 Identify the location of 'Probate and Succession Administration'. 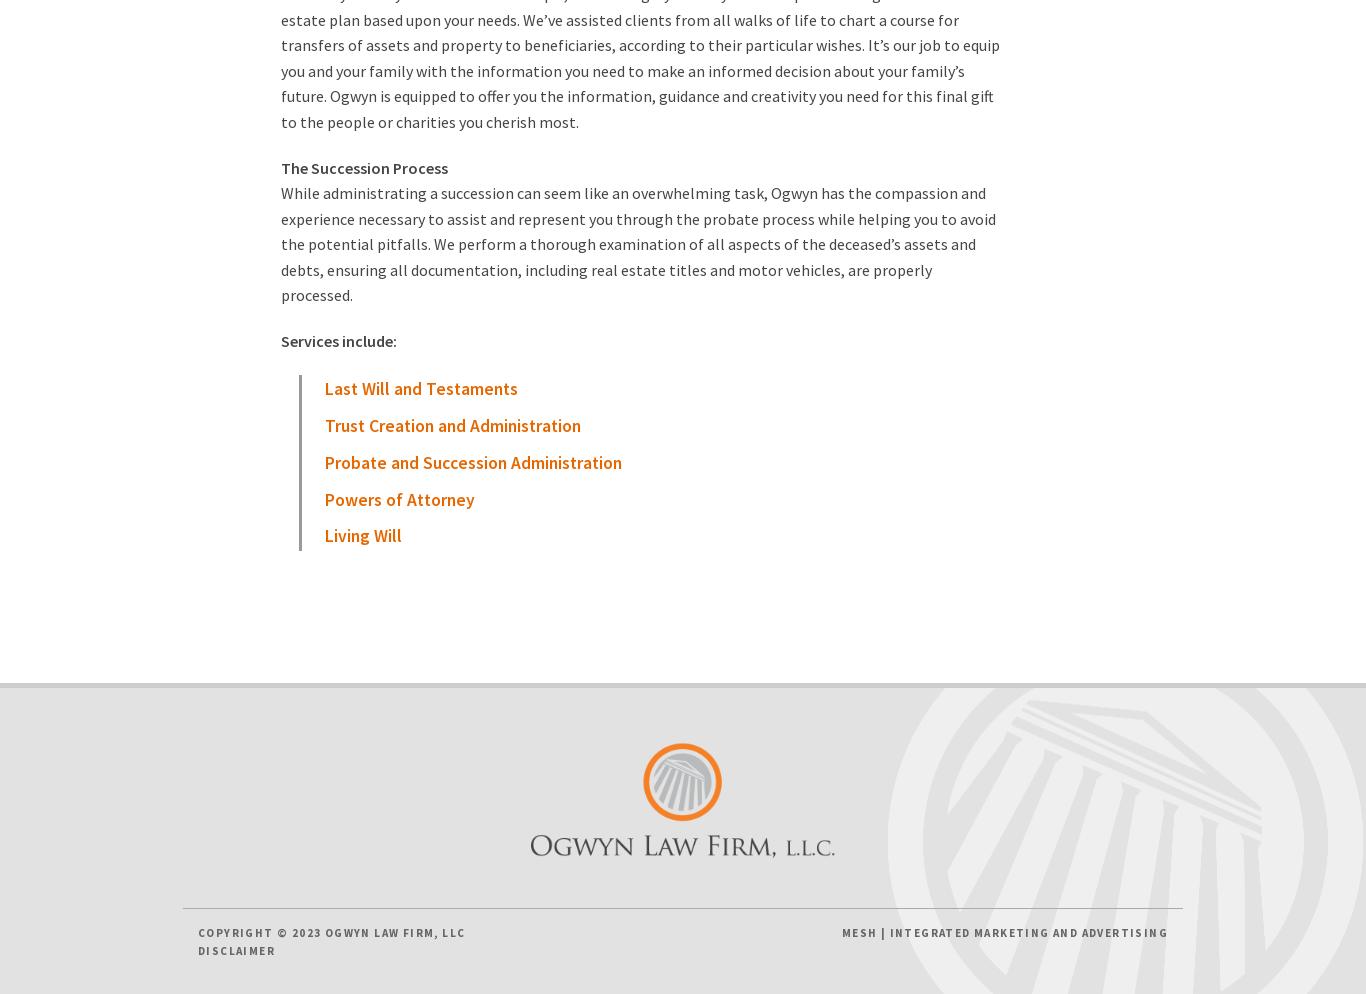
(472, 462).